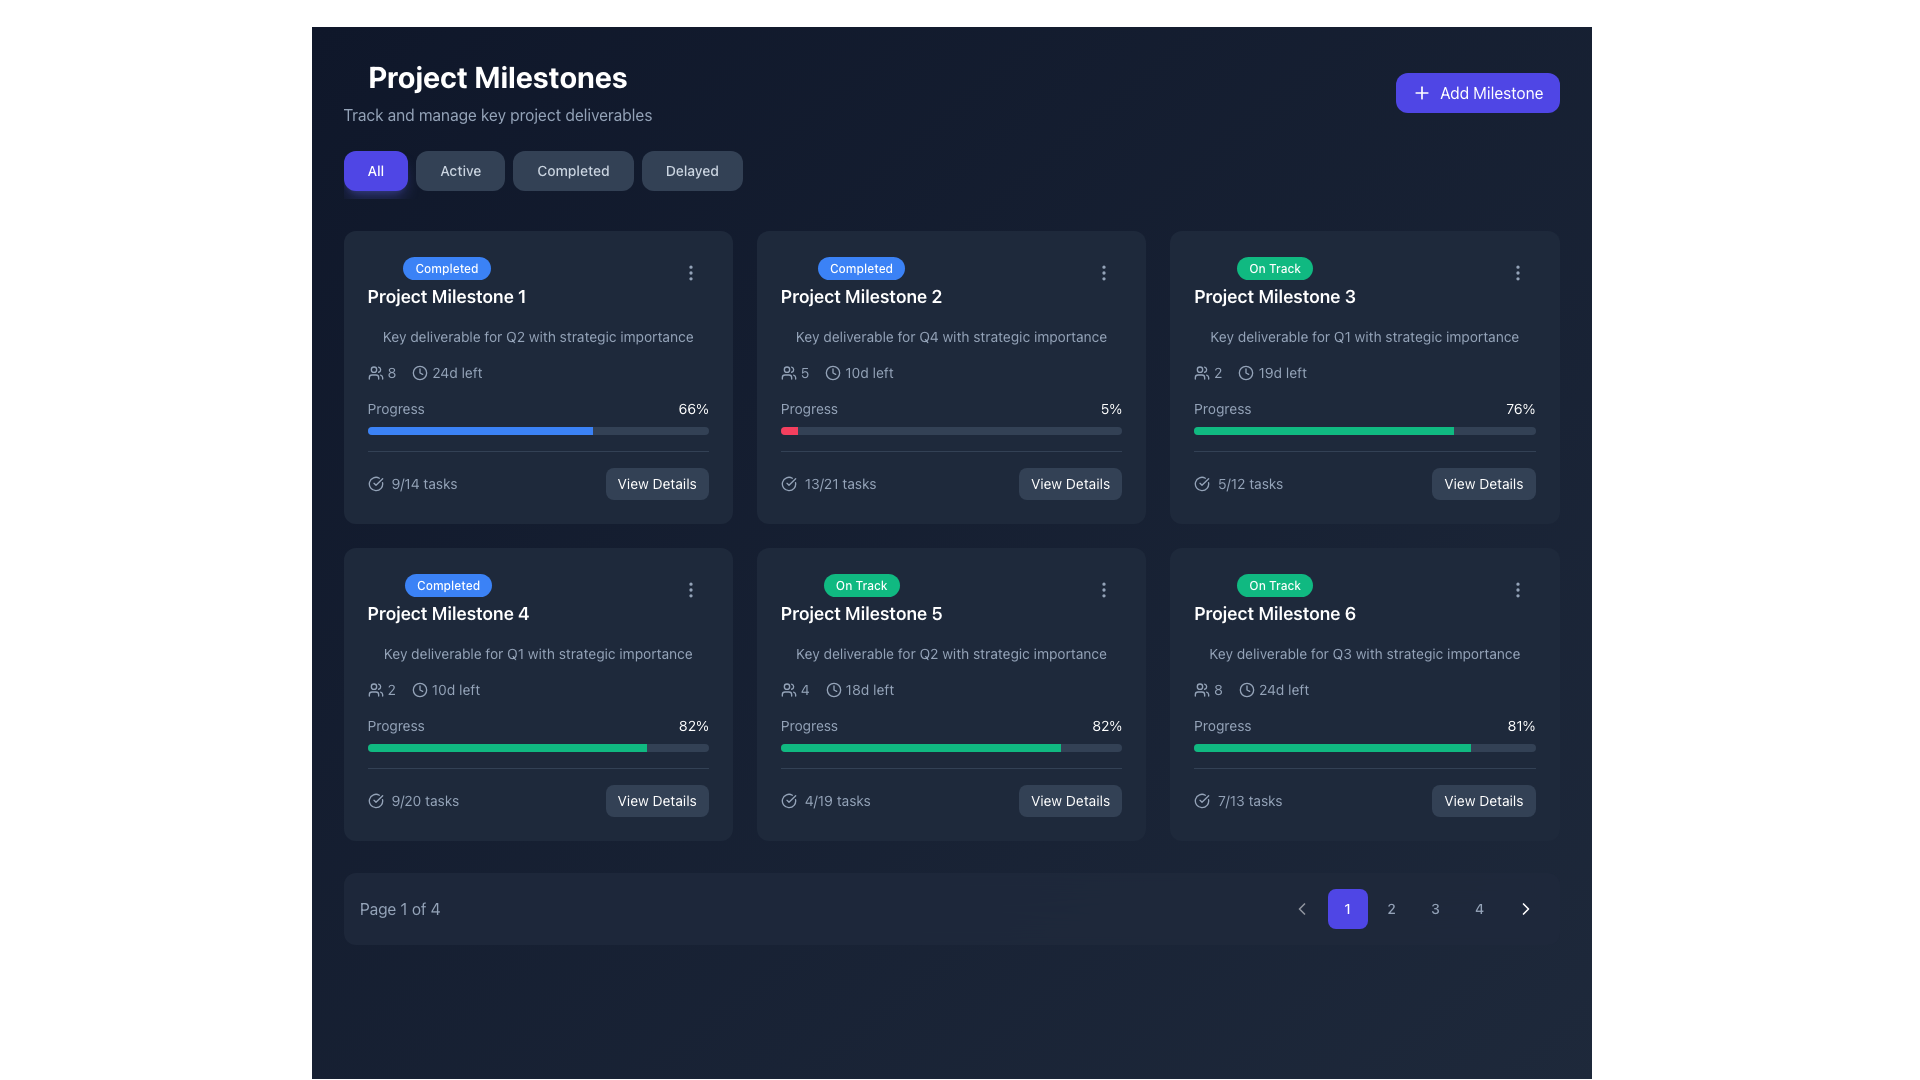 The image size is (1920, 1080). What do you see at coordinates (1221, 407) in the screenshot?
I see `the 'Progress' text label which is light gray, displayed in a sans-serif font, located within the 'Project Milestone 3' card, above the progress bar and to the left of the percentage value '76%'` at bounding box center [1221, 407].